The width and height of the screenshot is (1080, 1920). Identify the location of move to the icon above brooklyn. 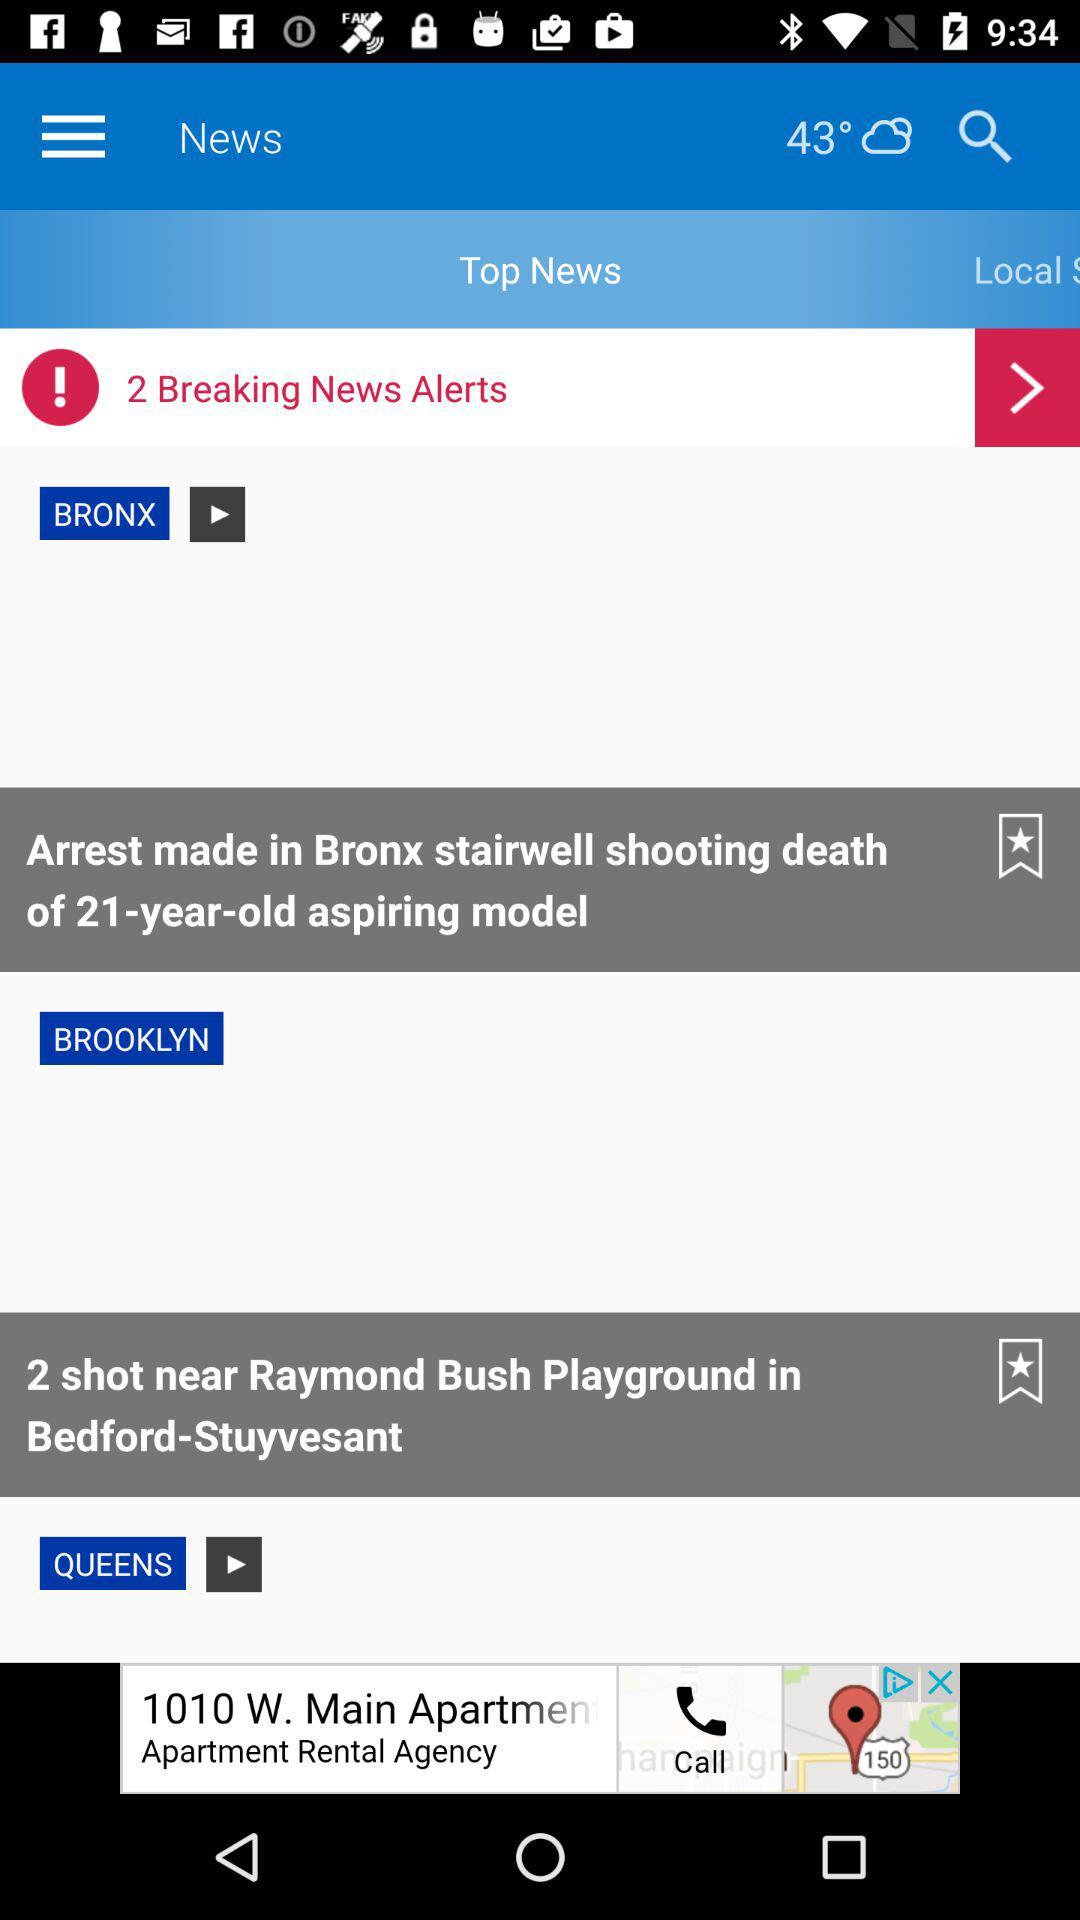
(1021, 846).